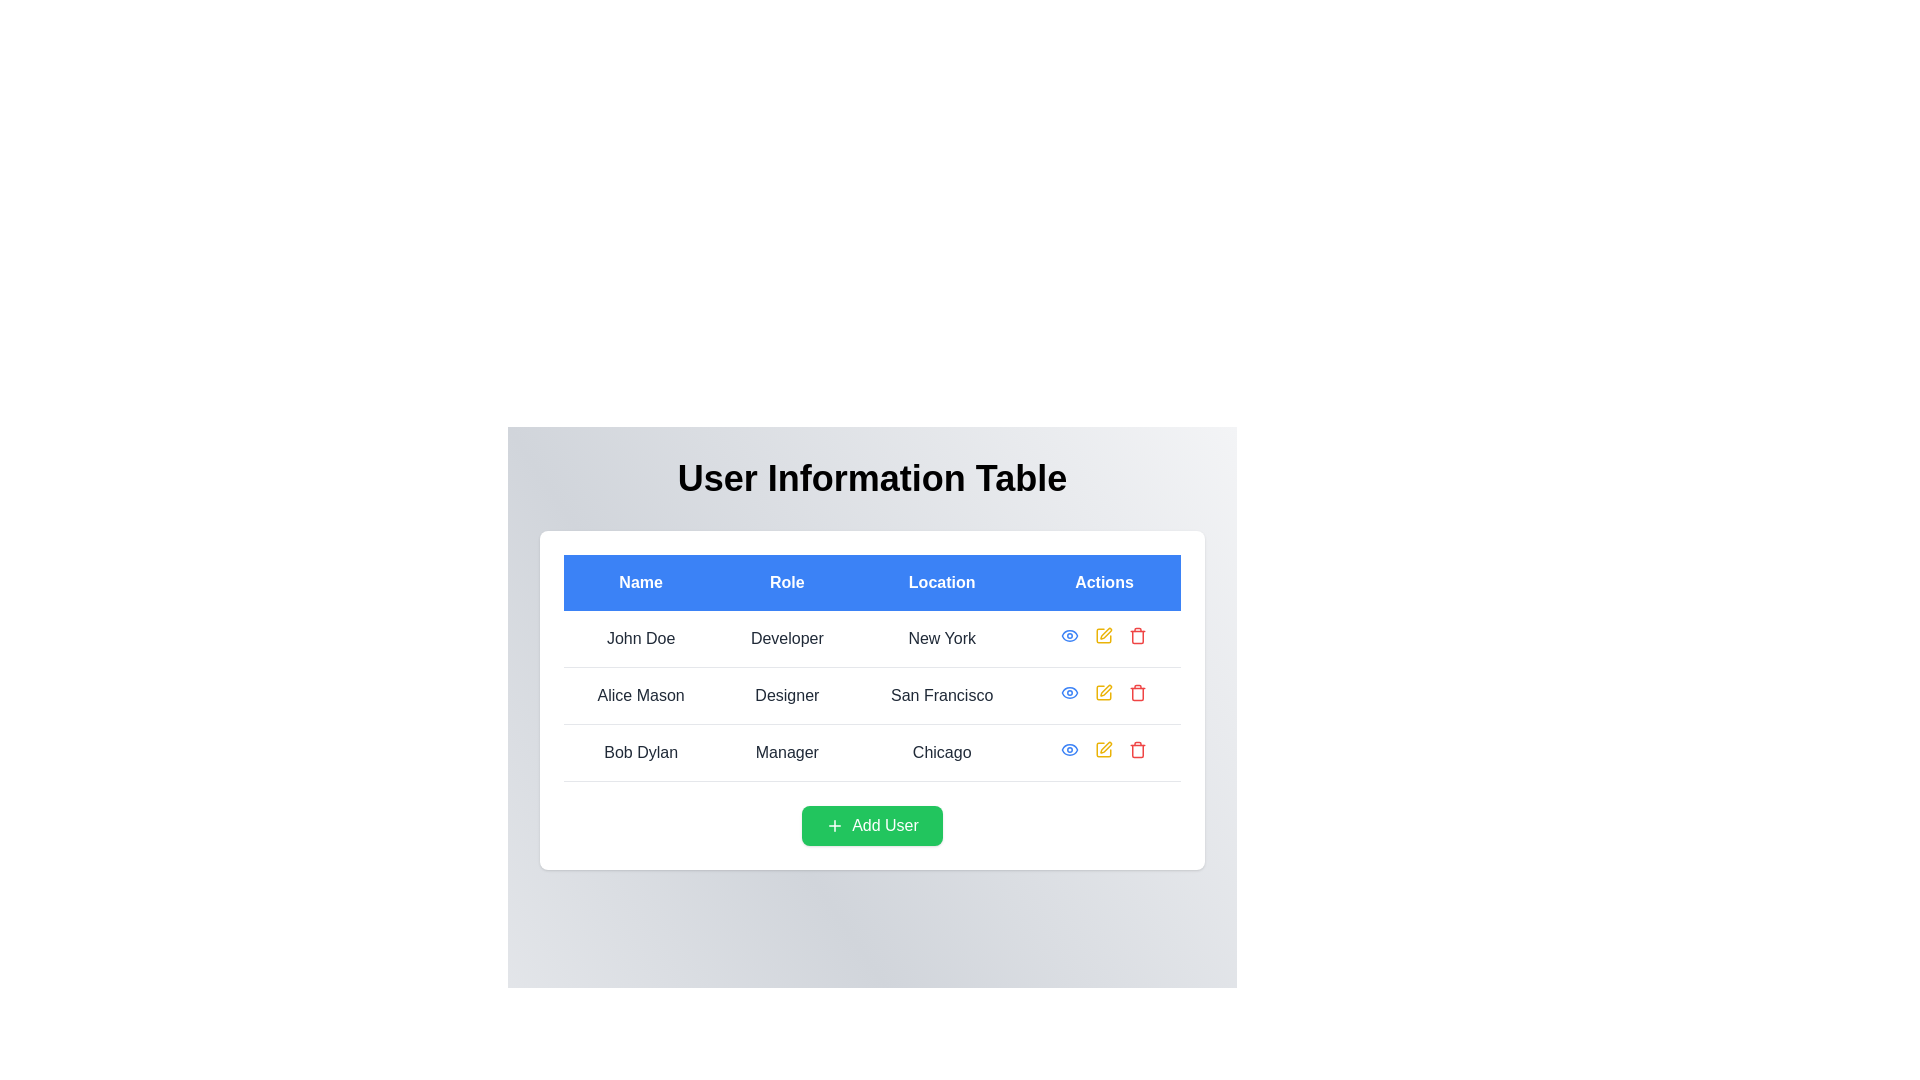 Image resolution: width=1920 pixels, height=1080 pixels. What do you see at coordinates (872, 639) in the screenshot?
I see `the first row of the user information table` at bounding box center [872, 639].